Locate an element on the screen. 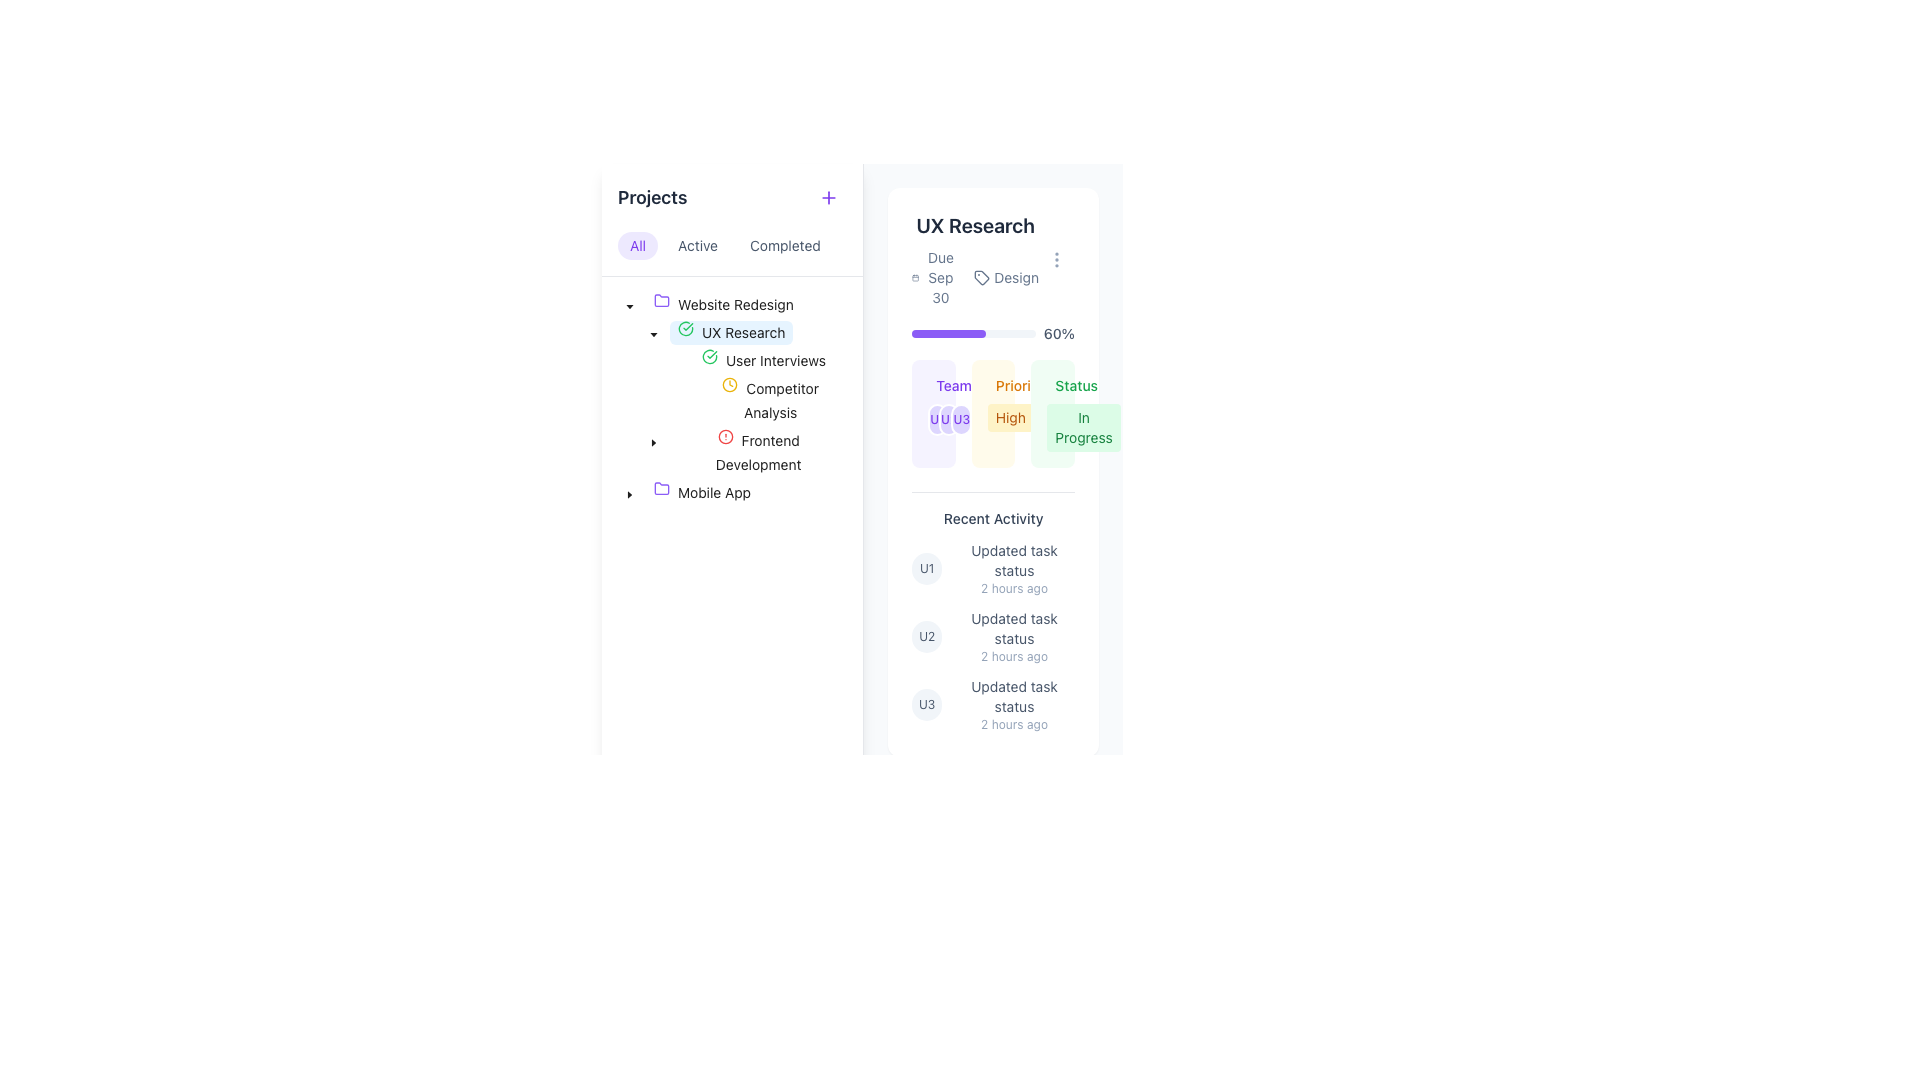  the small calendar icon, which is an outlined square with line art, located in the 'Due Sep 30' section of the 'UX Research' card, positioned left of the text 'Sep 30' is located at coordinates (915, 277).